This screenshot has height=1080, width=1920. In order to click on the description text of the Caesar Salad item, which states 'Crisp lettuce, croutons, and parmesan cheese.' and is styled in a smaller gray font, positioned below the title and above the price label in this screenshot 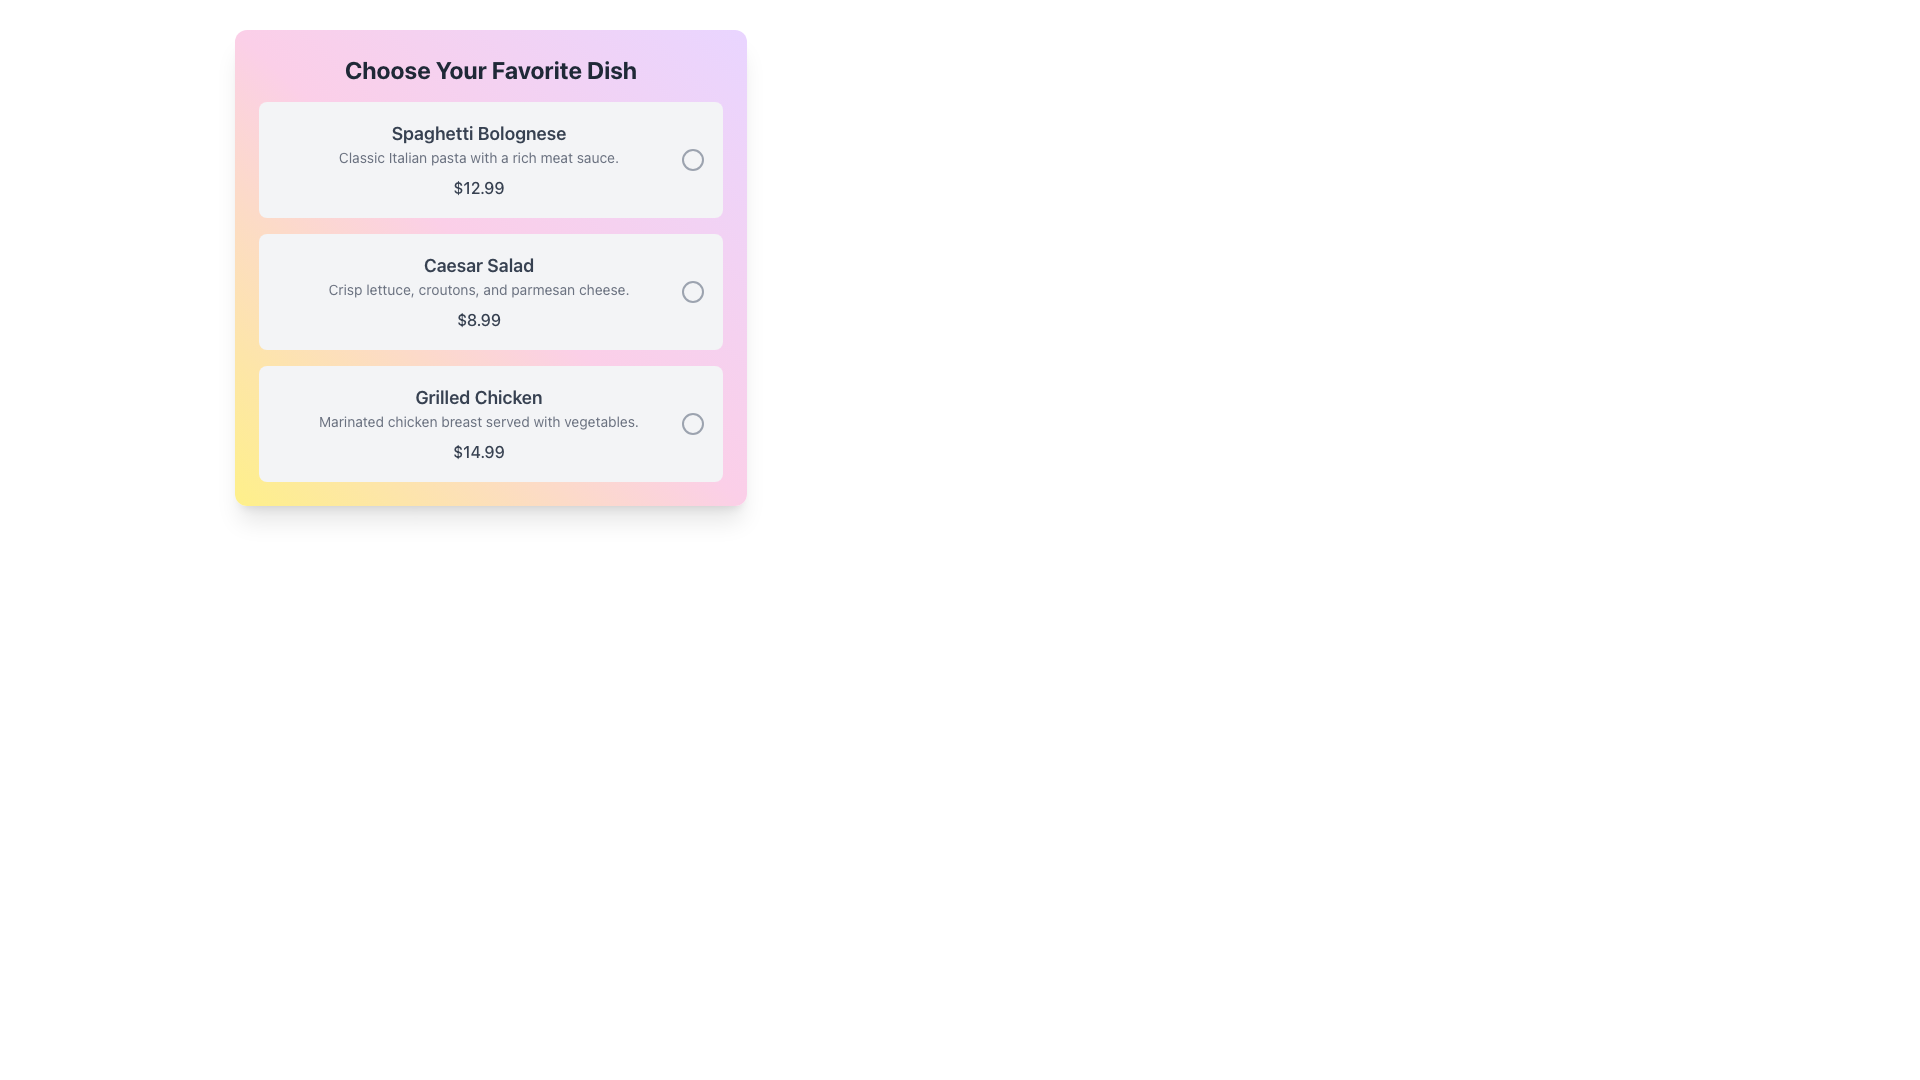, I will do `click(478, 289)`.